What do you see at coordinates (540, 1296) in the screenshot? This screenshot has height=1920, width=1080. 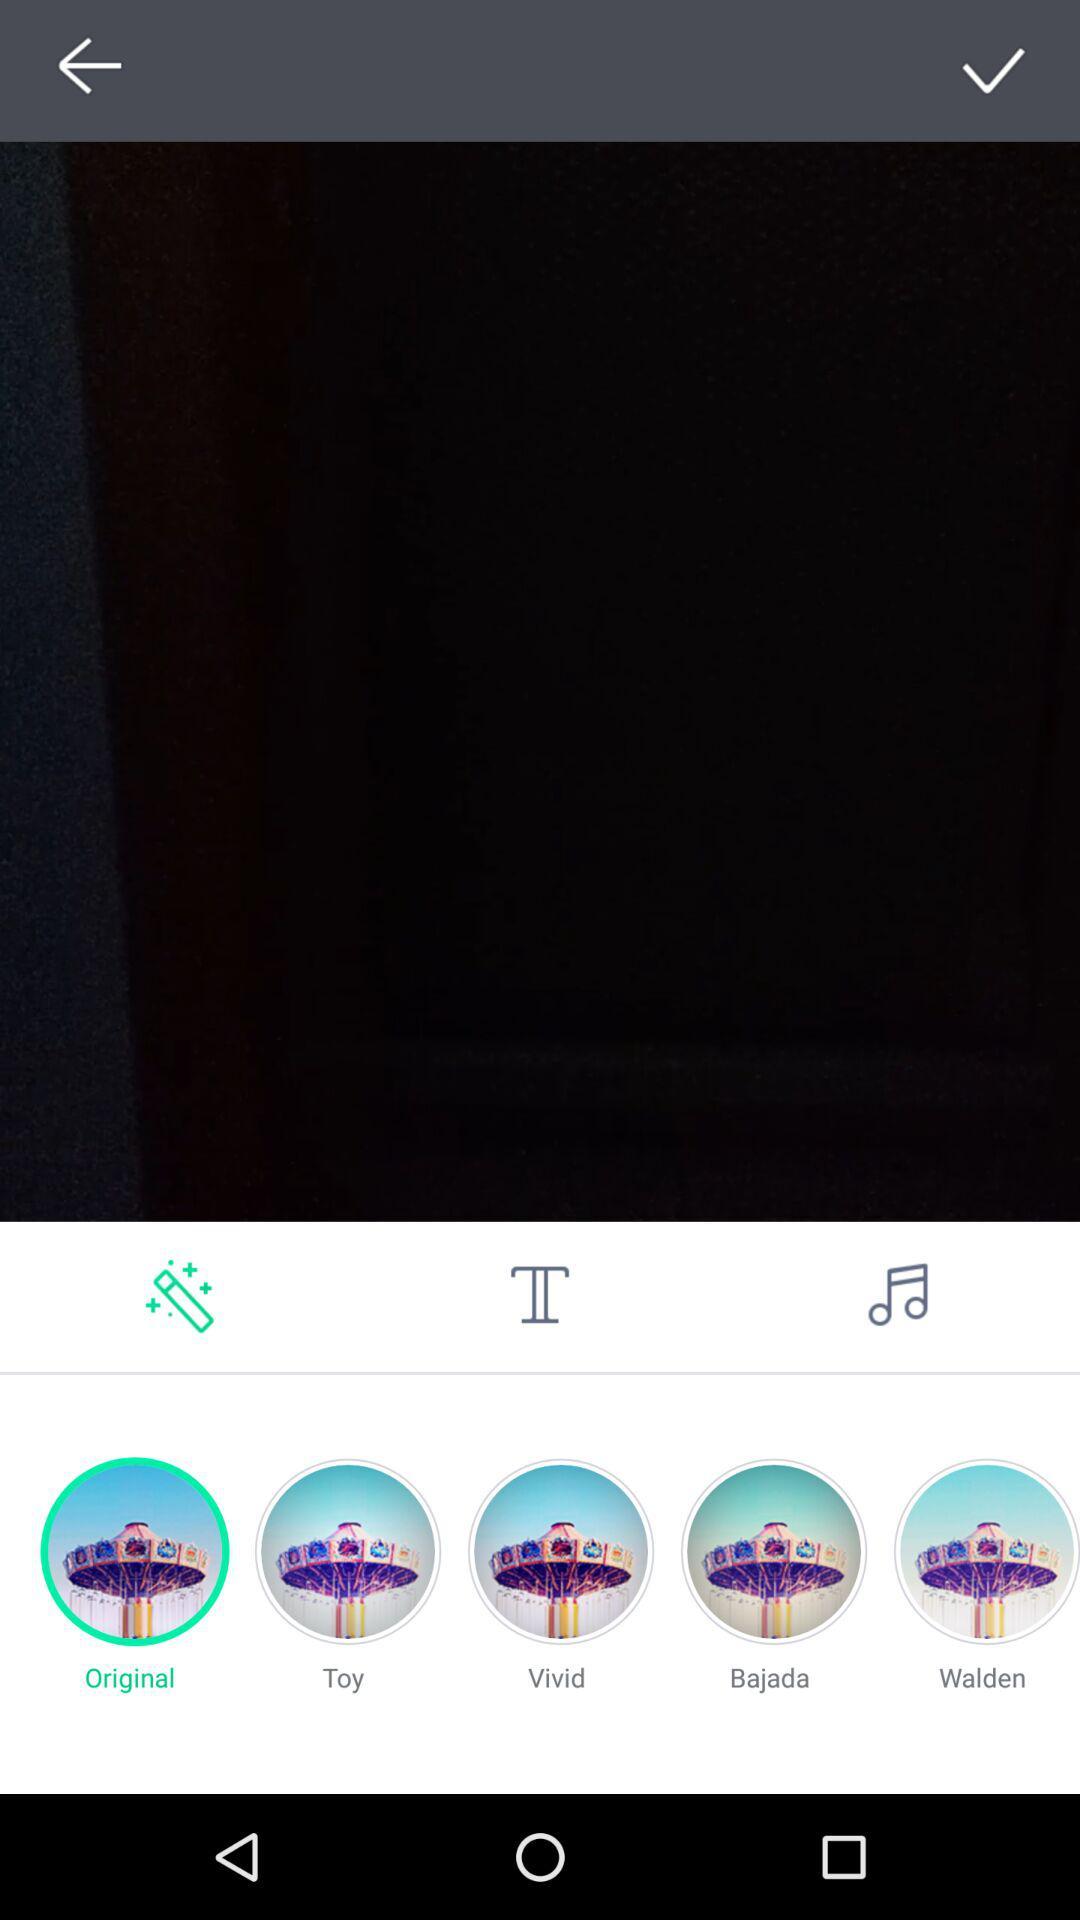 I see `tools` at bounding box center [540, 1296].